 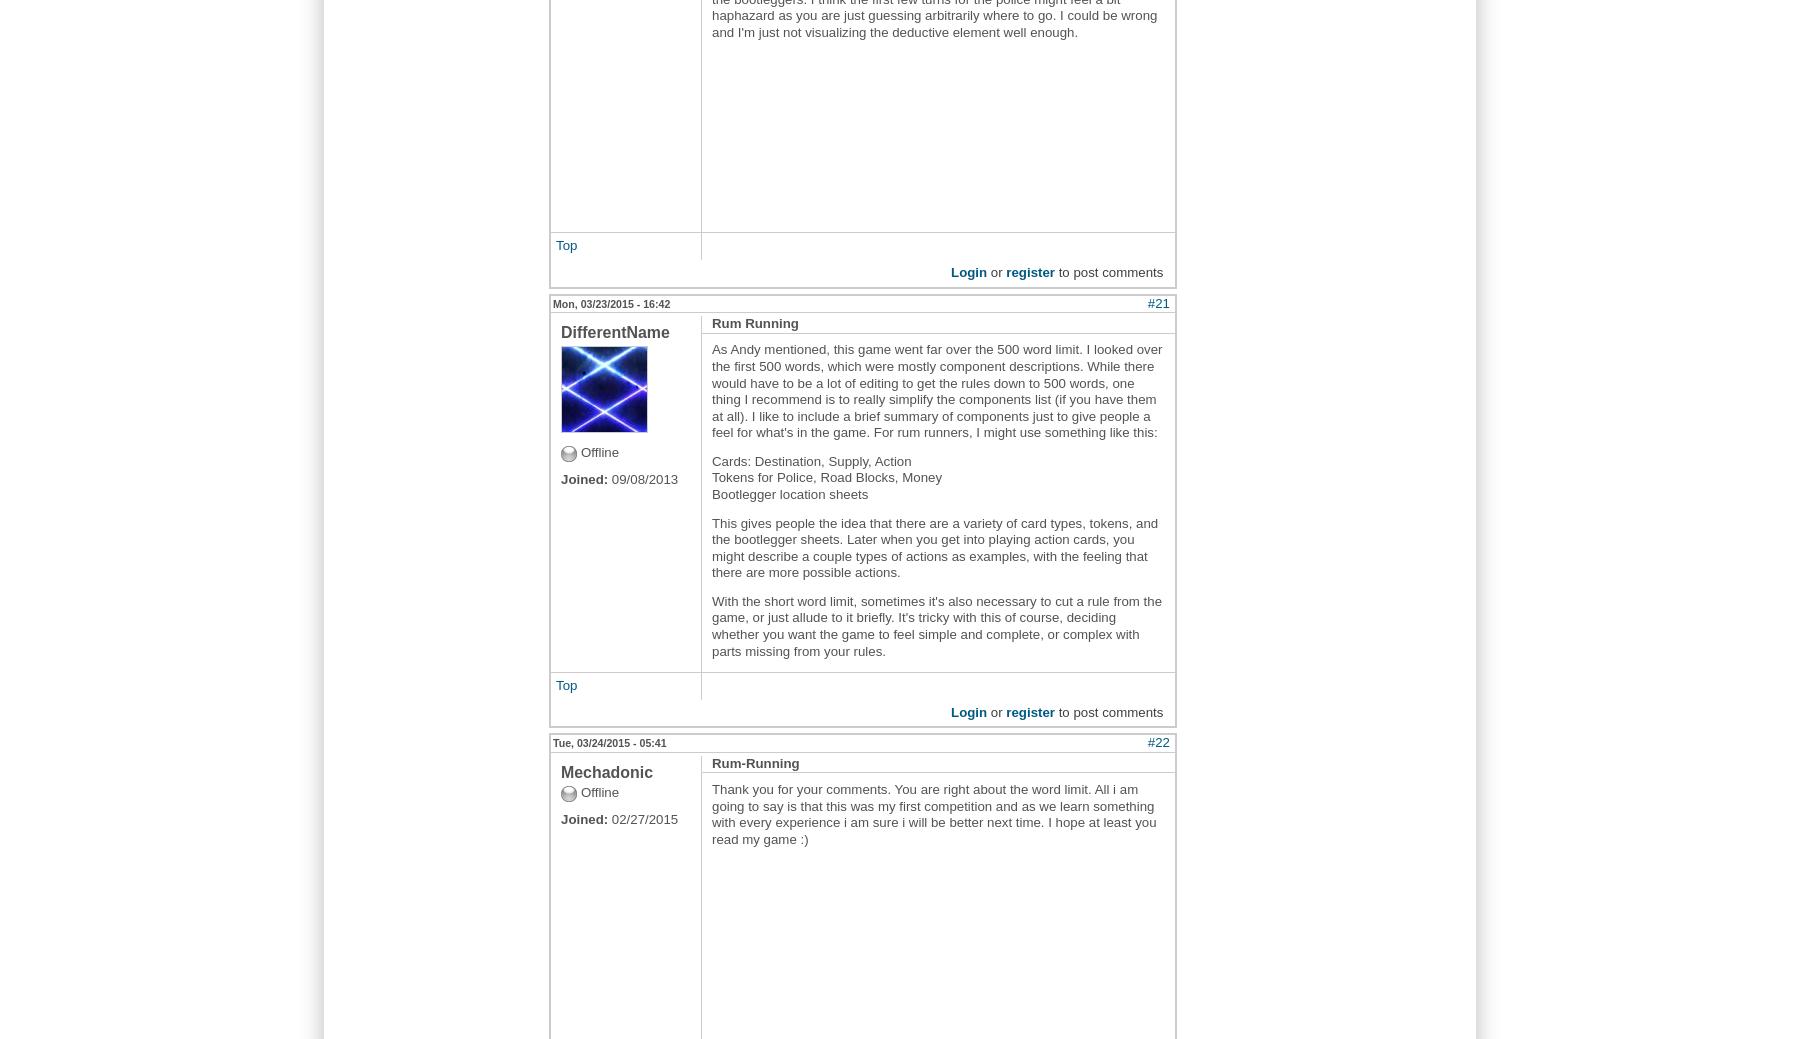 What do you see at coordinates (933, 547) in the screenshot?
I see `'This gives people the idea that there are a variety of card types, tokens, and the bootlegger sheets. Later when you get into playing action cards, you might describe a couple types of actions as examples, with the feeling that there are more possible actions.'` at bounding box center [933, 547].